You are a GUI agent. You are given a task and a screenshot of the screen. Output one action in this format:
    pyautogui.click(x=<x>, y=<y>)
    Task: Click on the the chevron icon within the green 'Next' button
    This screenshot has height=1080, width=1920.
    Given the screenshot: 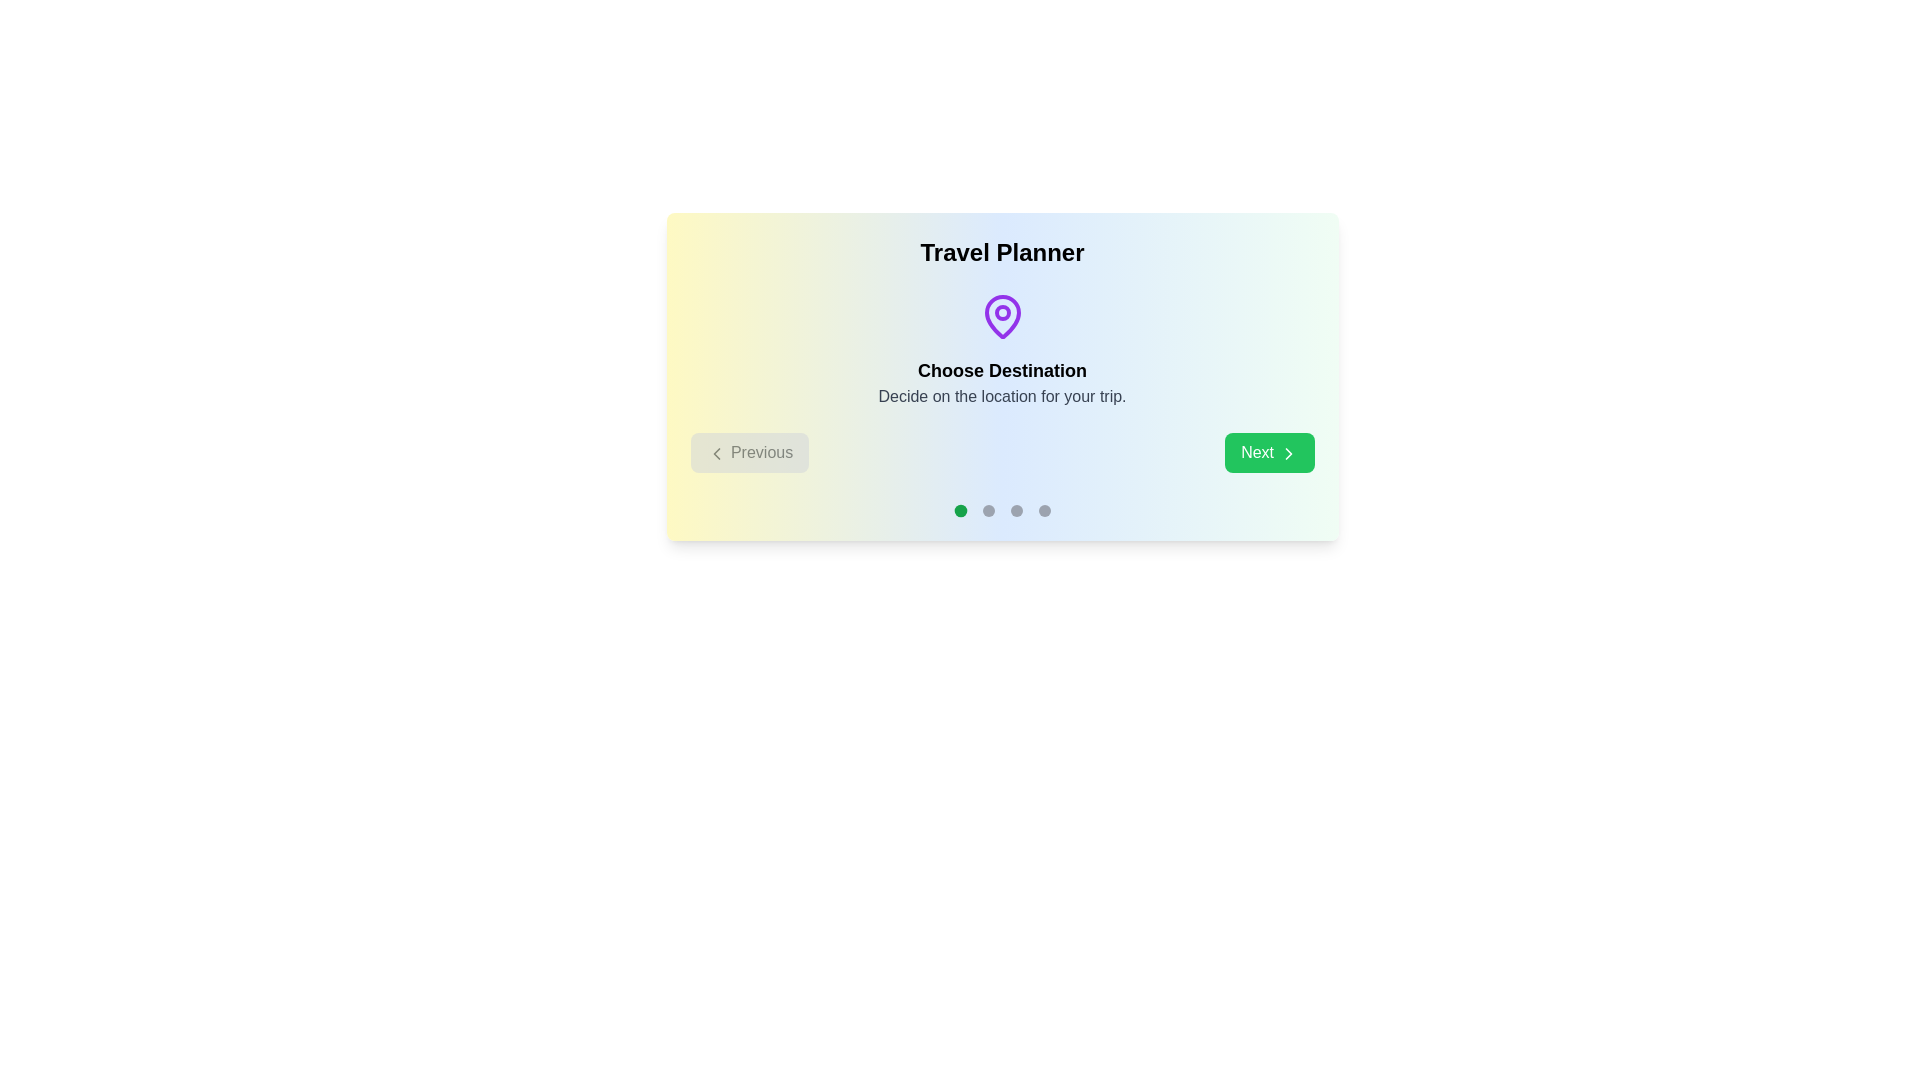 What is the action you would take?
    pyautogui.click(x=1288, y=453)
    